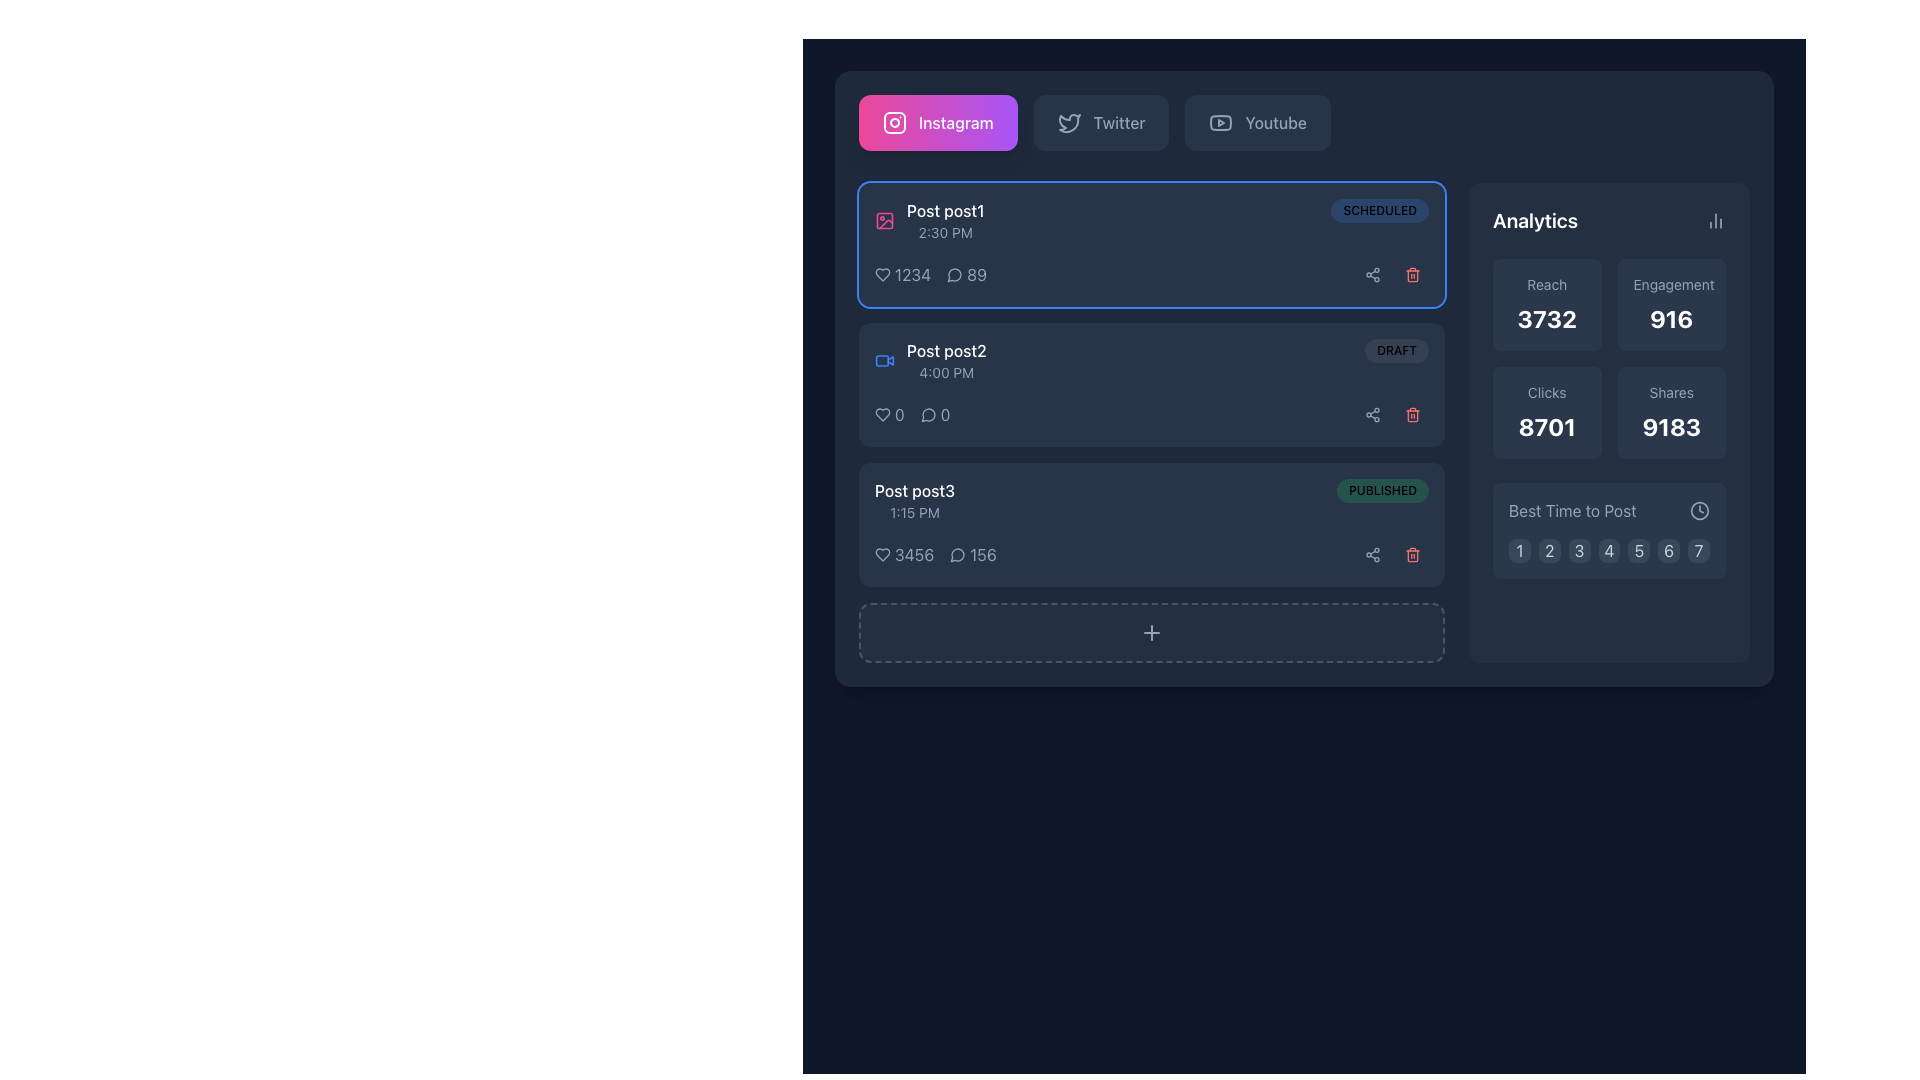  Describe the element at coordinates (913, 555) in the screenshot. I see `the Text label displaying the numerical metric '3456' located in the third post section, adjacent to a heart icon and another numeric value` at that location.